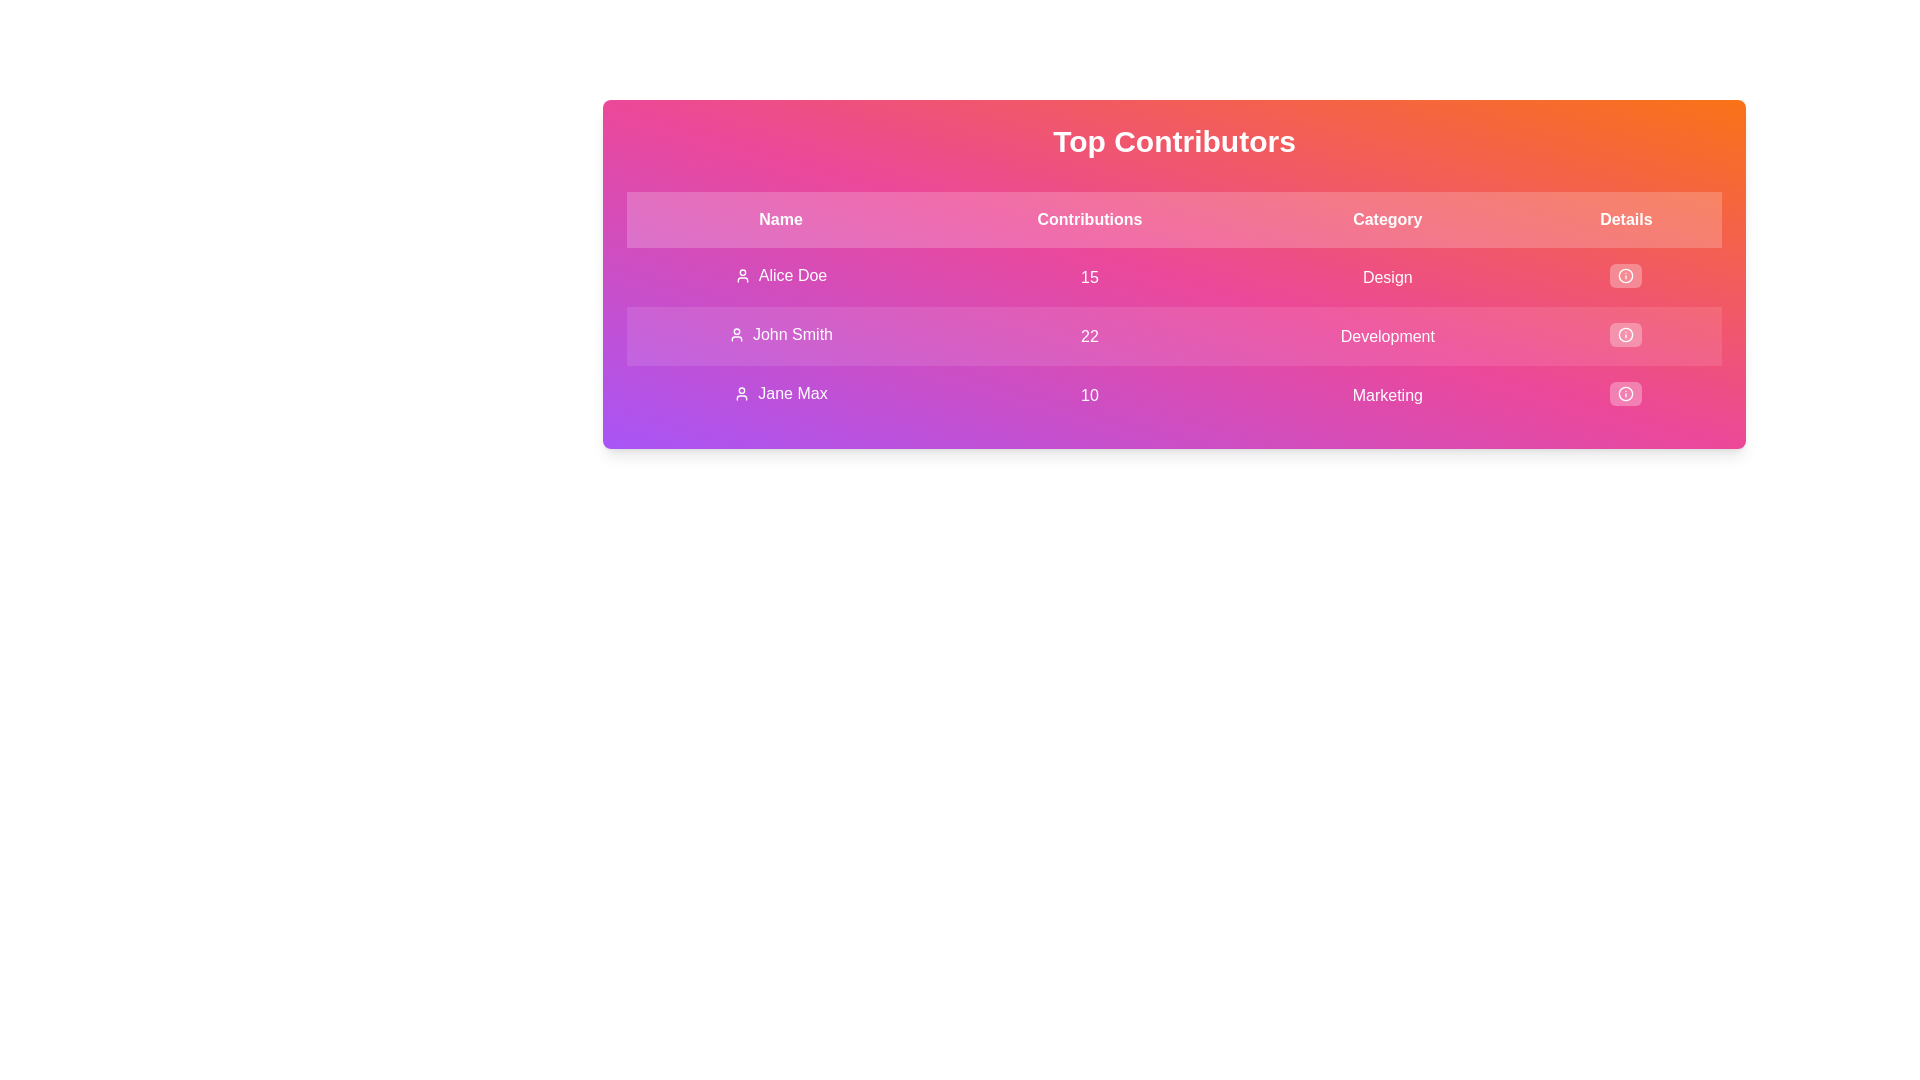  What do you see at coordinates (1386, 277) in the screenshot?
I see `the text label displaying 'Design' in white font, which is centrally aligned in the first entry of the 'Category' column of the table, adjacent to the '15' in the 'Contributions' column` at bounding box center [1386, 277].